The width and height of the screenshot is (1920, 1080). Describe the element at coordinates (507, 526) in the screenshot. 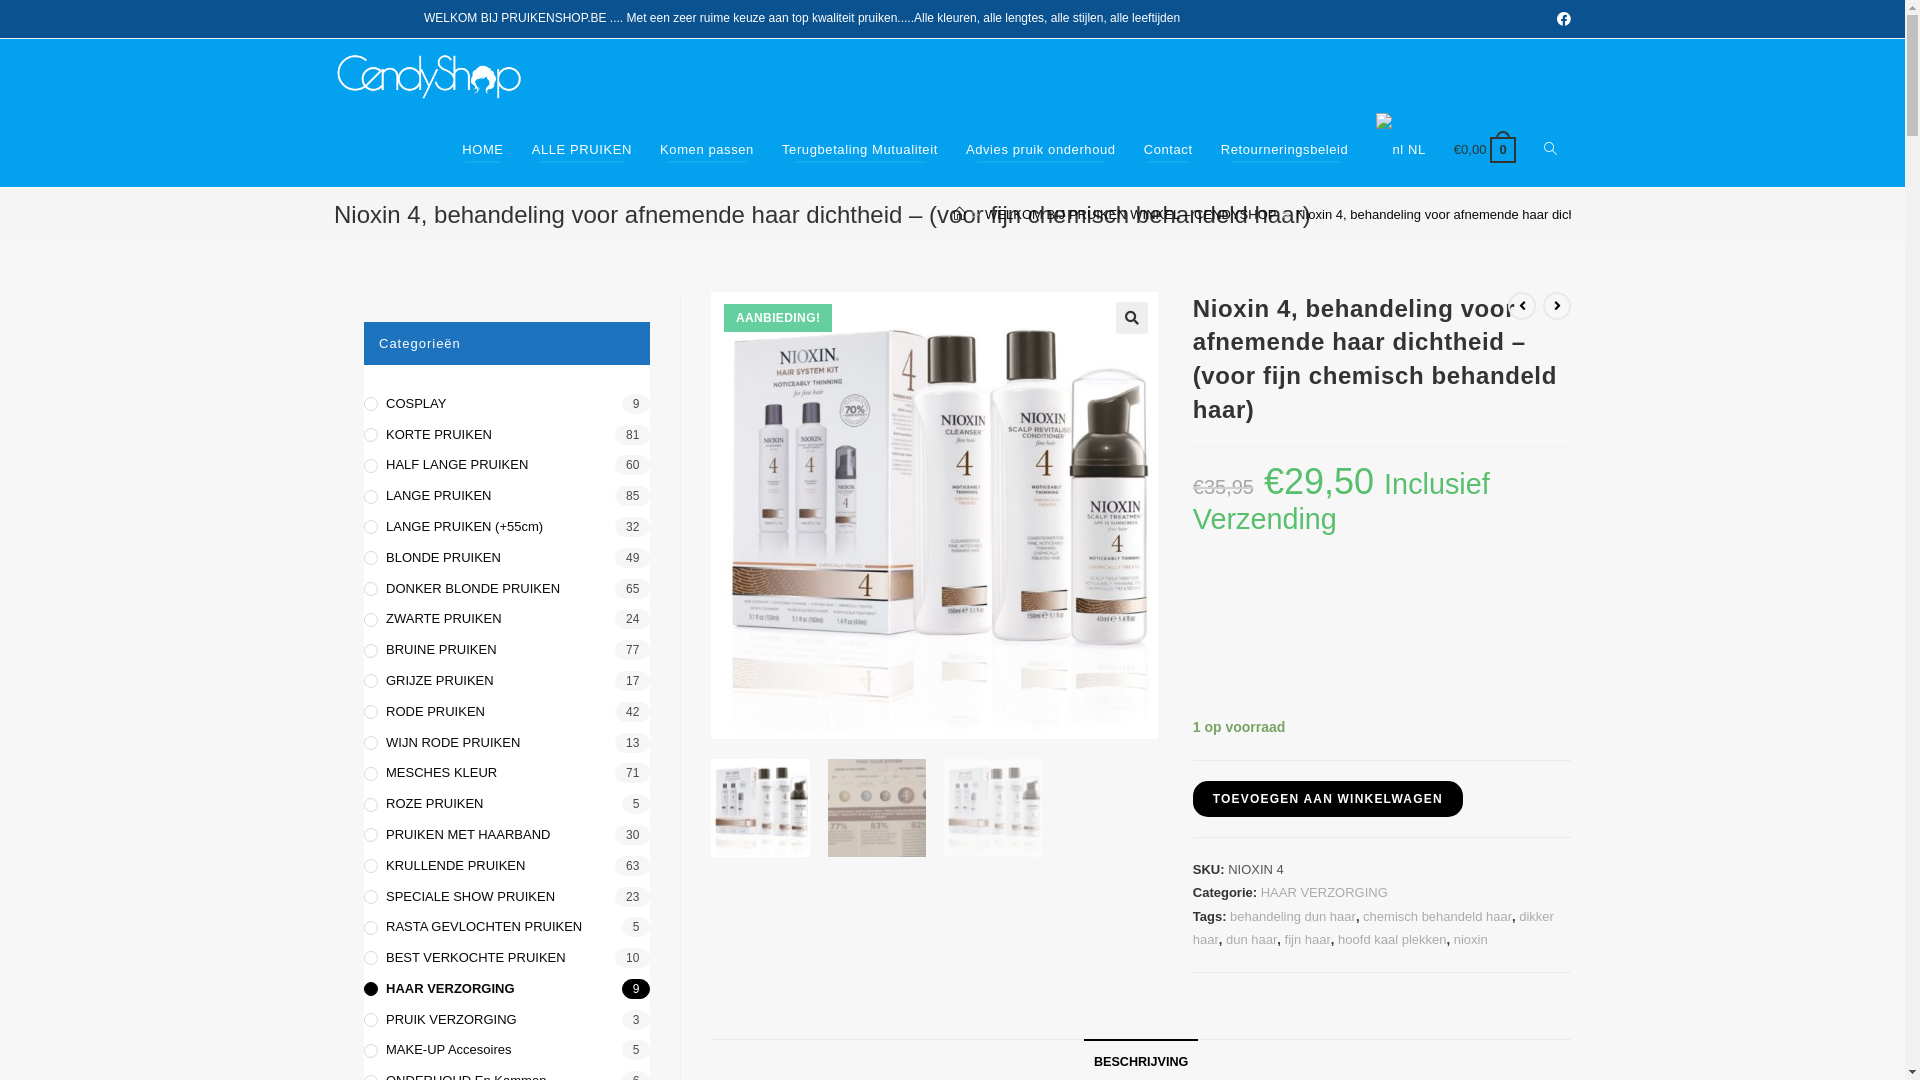

I see `'LANGE PRUIKEN (+55cm)'` at that location.